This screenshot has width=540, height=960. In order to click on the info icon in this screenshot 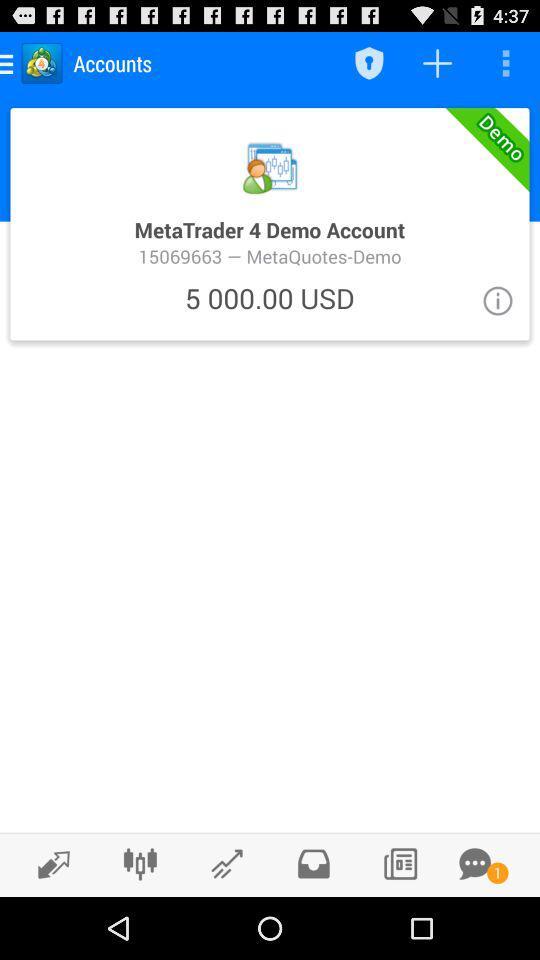, I will do `click(496, 321)`.